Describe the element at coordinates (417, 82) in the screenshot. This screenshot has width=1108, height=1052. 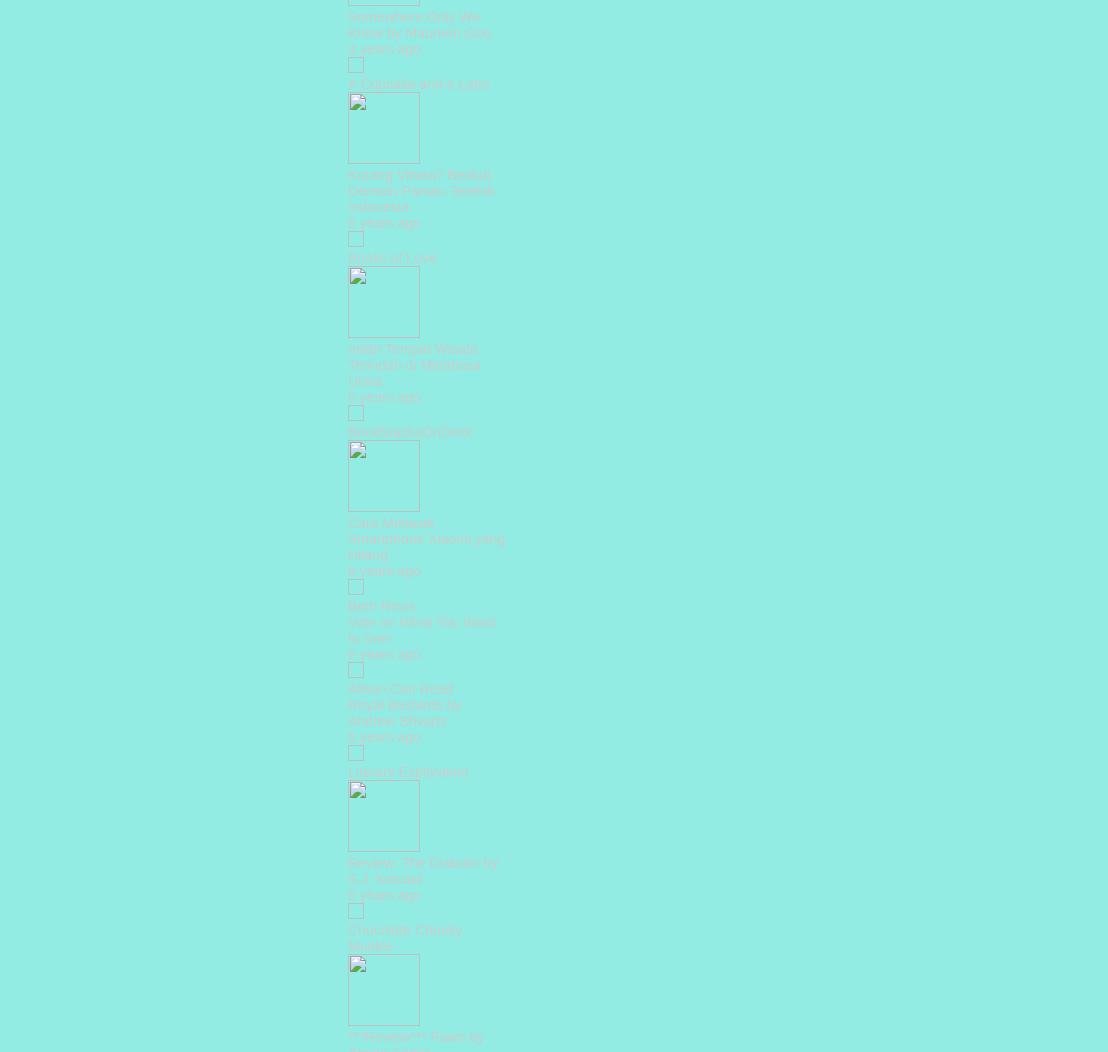
I see `'A Cupcake and a Latte'` at that location.